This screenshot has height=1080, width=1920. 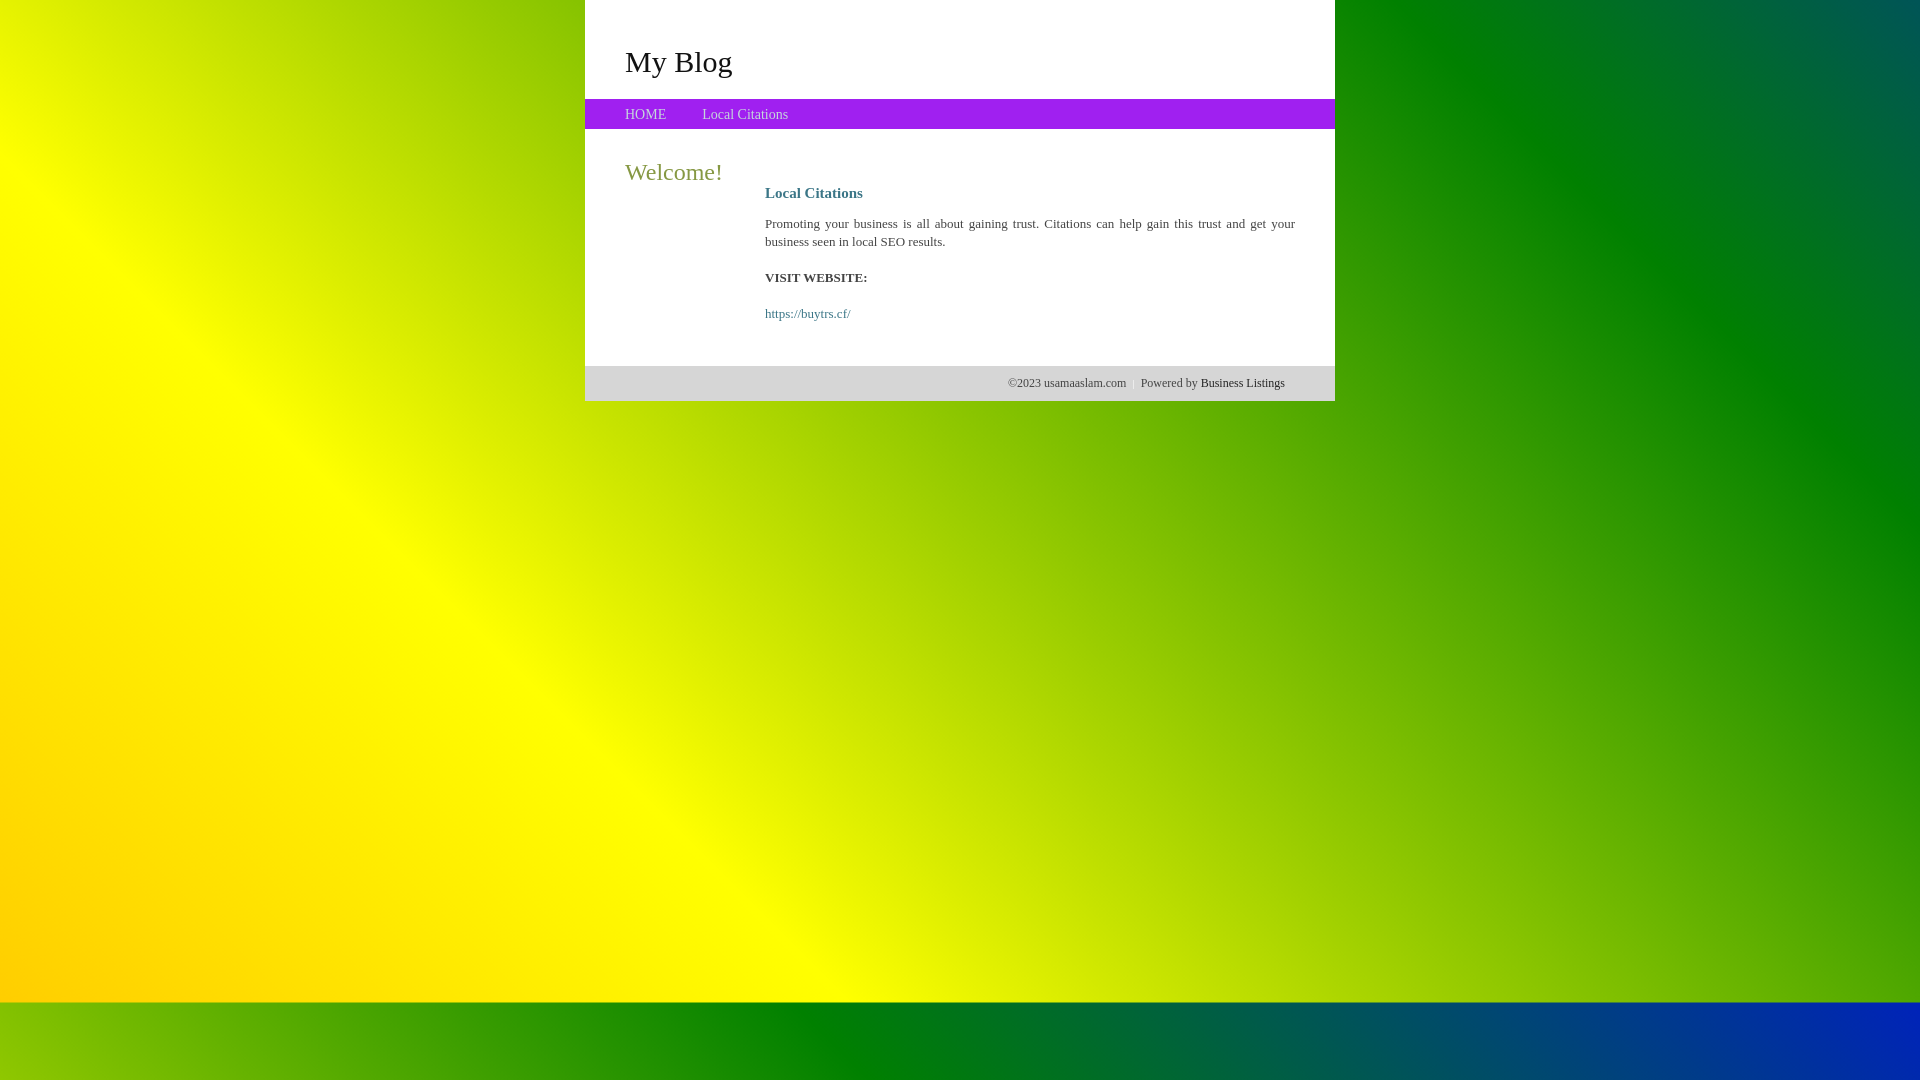 I want to click on 'Local Citations', so click(x=743, y=114).